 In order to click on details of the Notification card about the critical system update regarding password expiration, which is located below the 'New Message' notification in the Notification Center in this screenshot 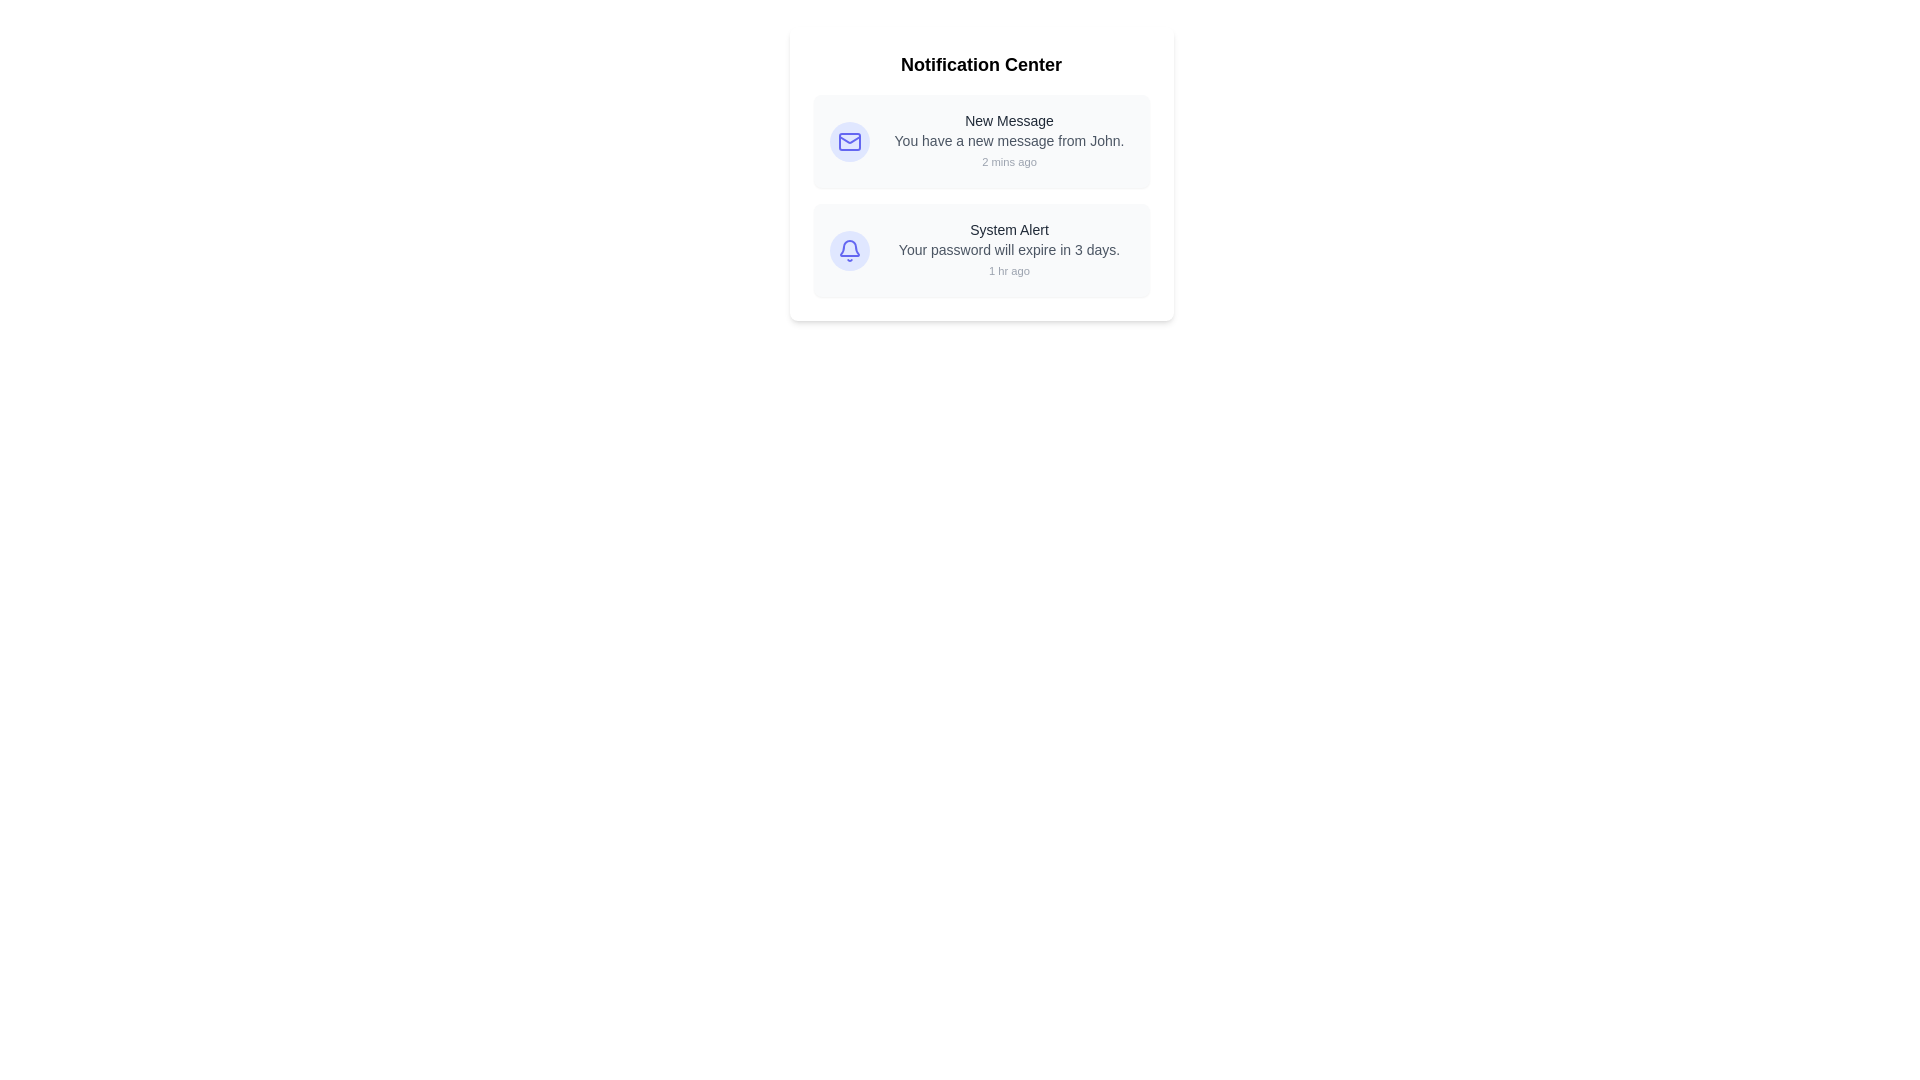, I will do `click(981, 249)`.